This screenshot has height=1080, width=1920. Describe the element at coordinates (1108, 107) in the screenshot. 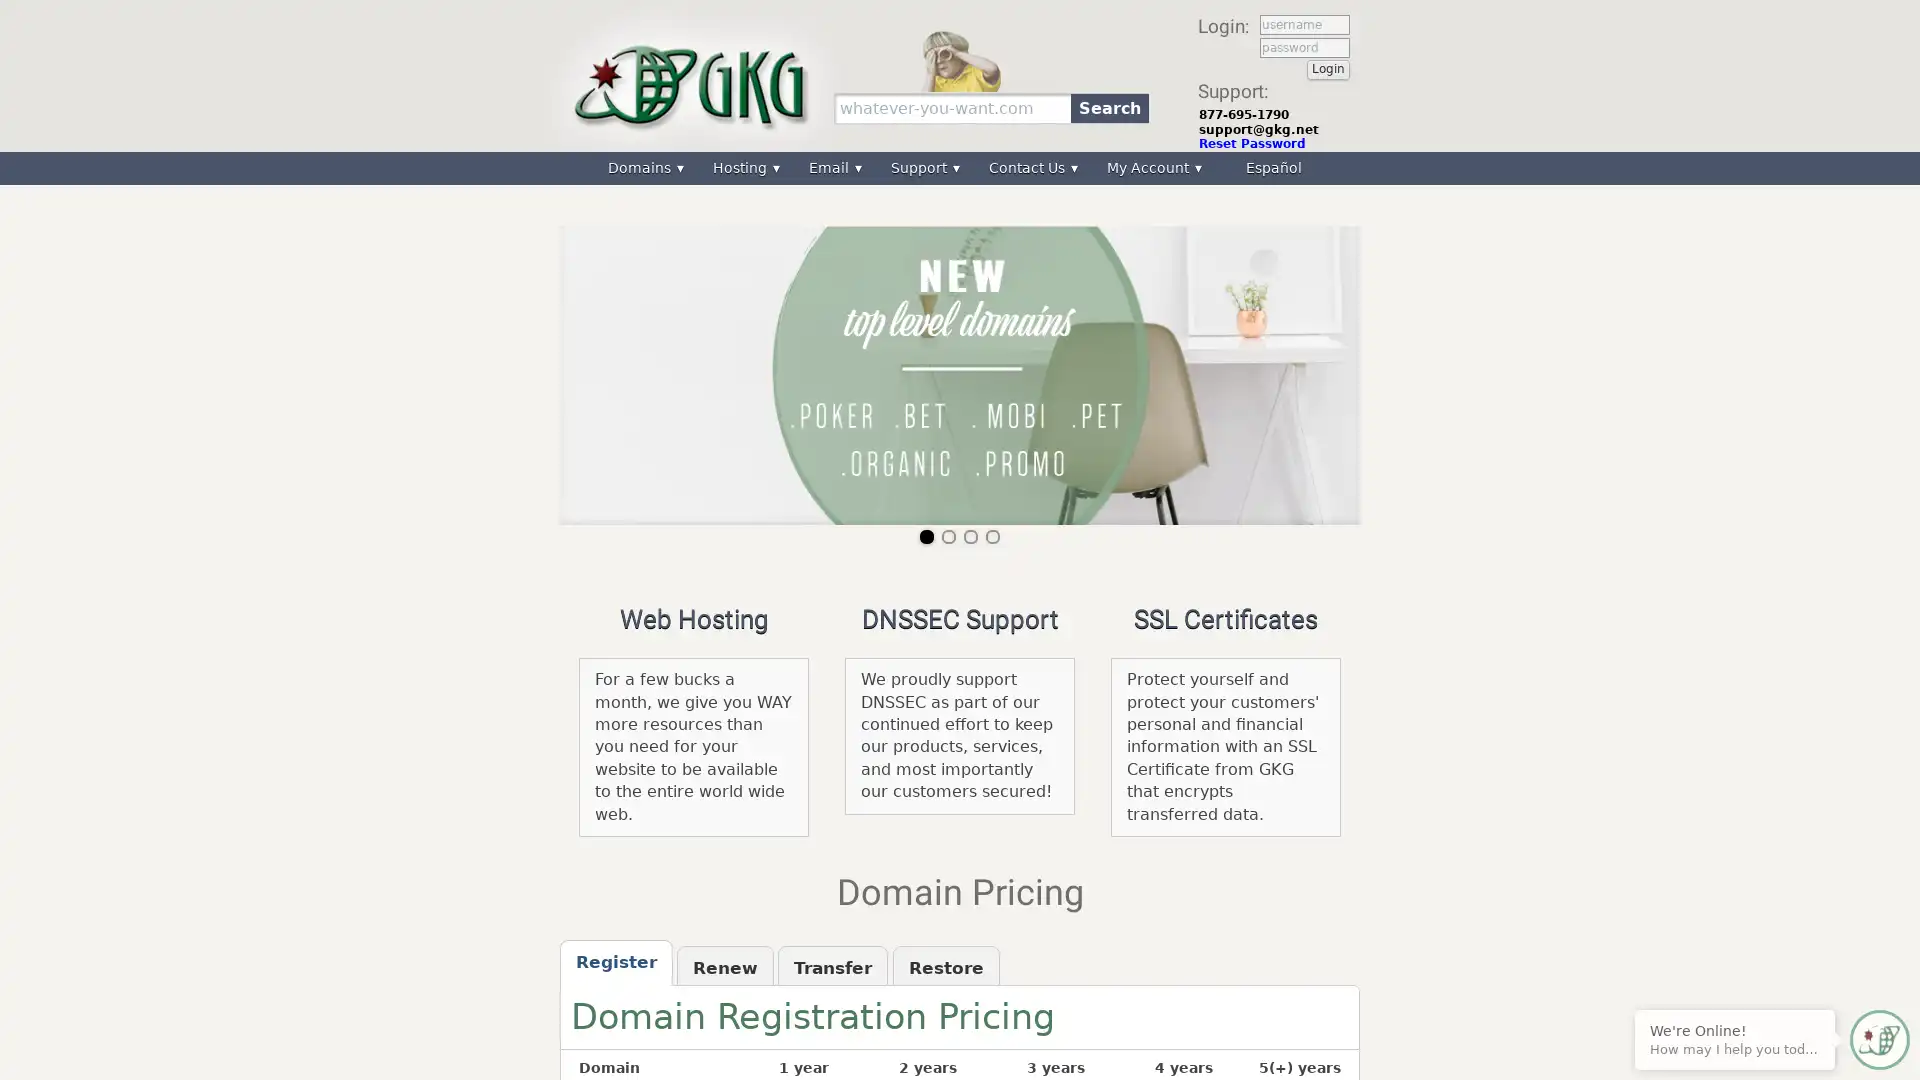

I see `Search` at that location.